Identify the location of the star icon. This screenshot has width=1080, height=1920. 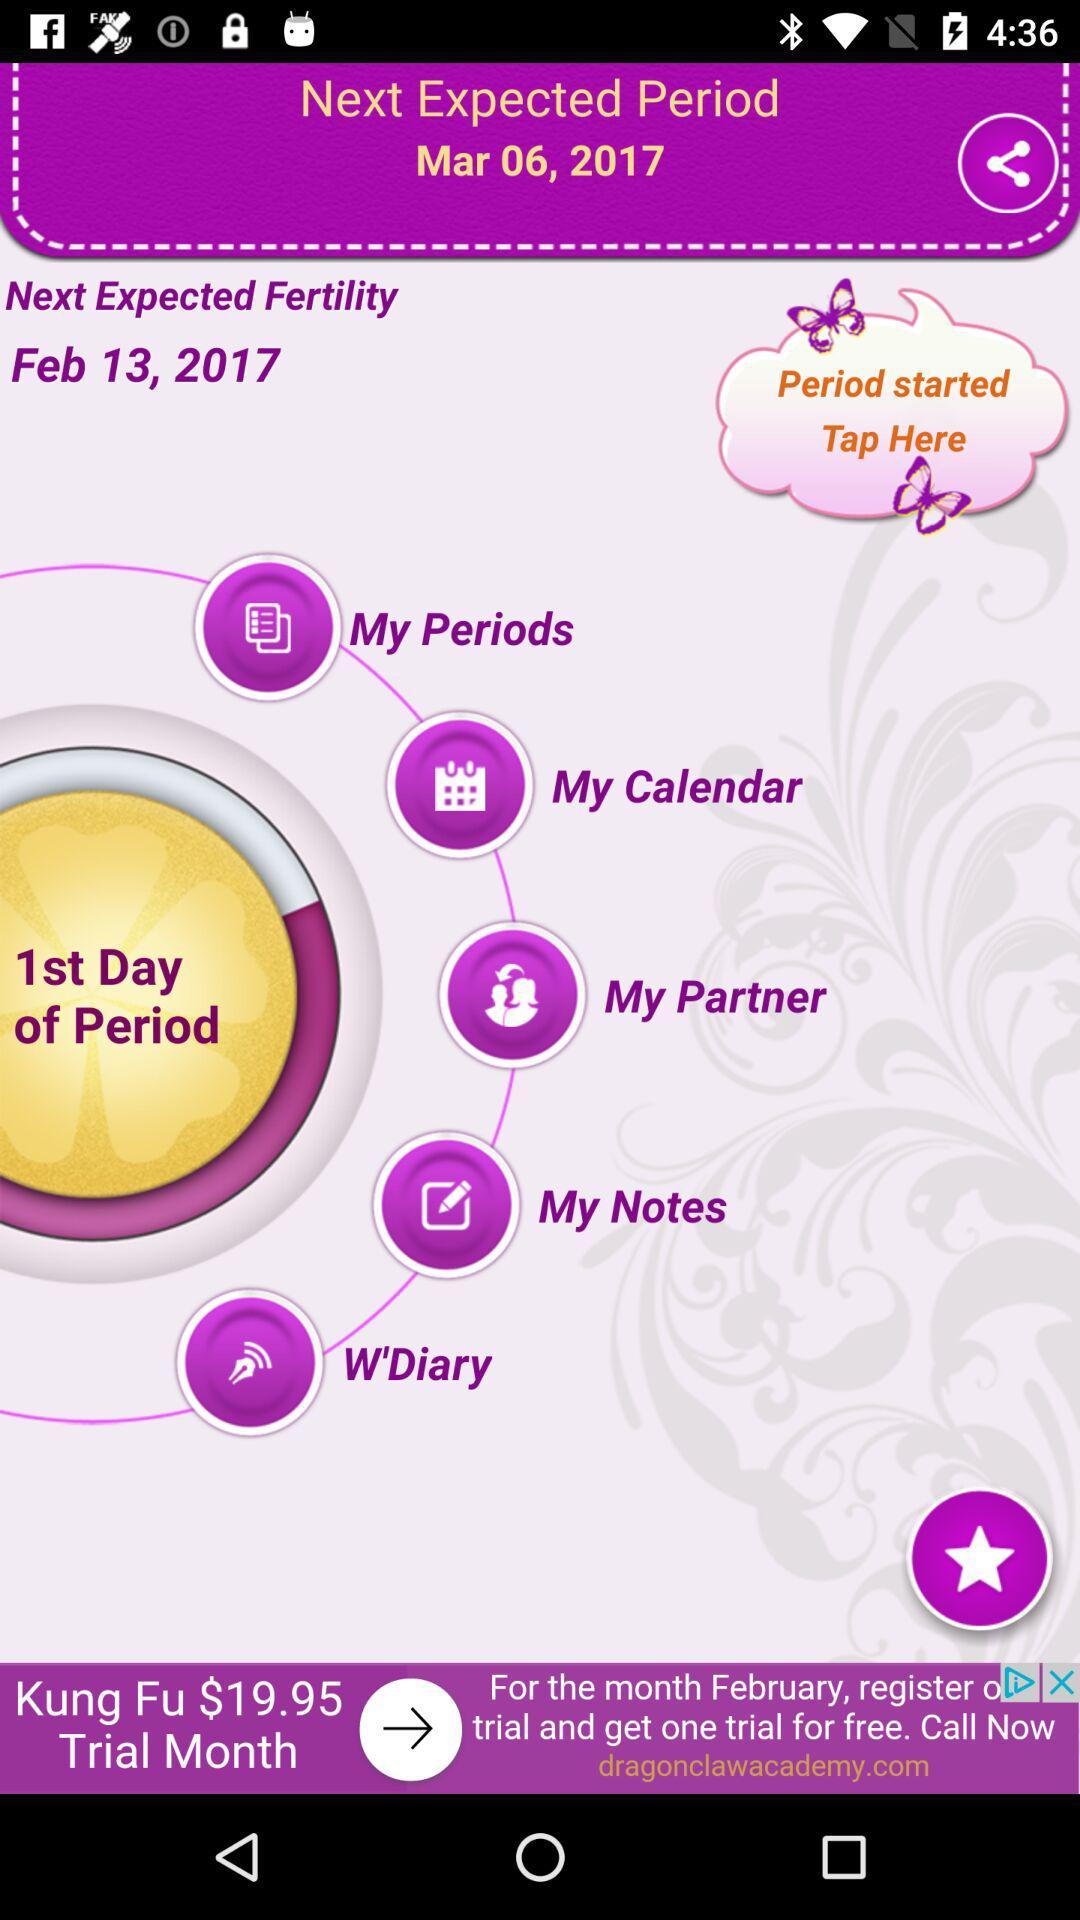
(978, 1555).